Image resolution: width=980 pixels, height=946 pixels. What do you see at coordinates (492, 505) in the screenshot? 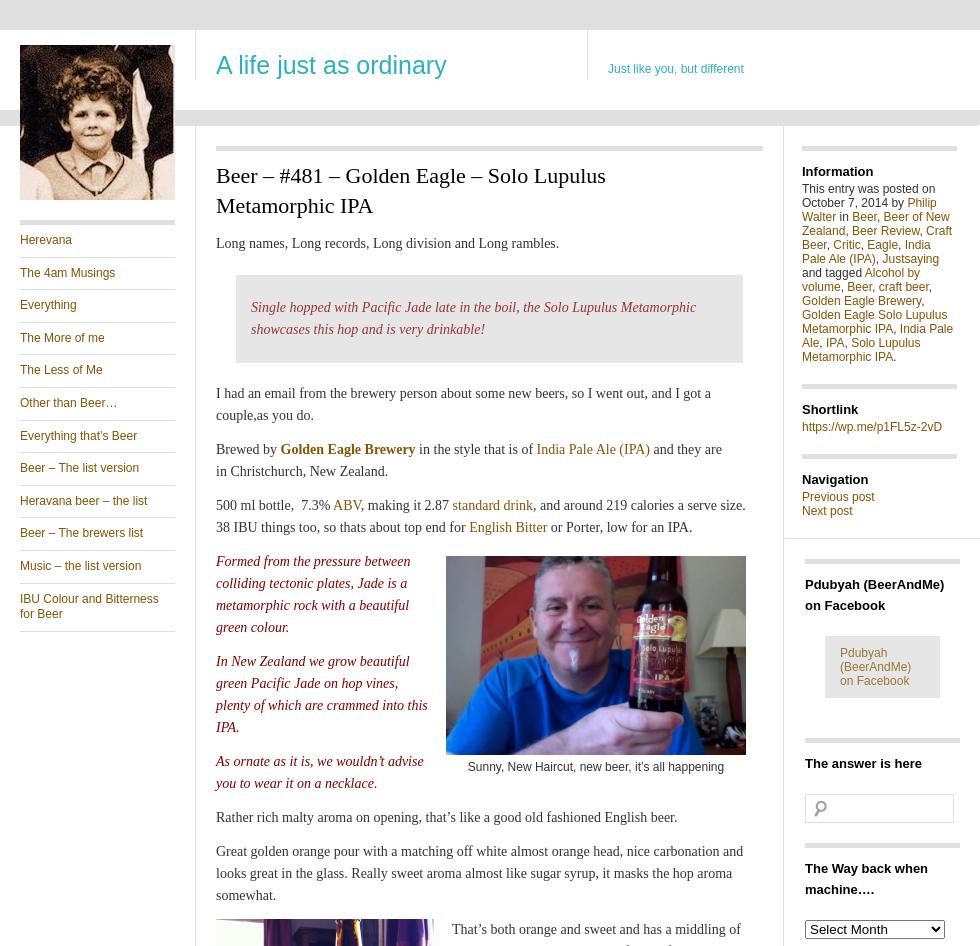
I see `'standard drink'` at bounding box center [492, 505].